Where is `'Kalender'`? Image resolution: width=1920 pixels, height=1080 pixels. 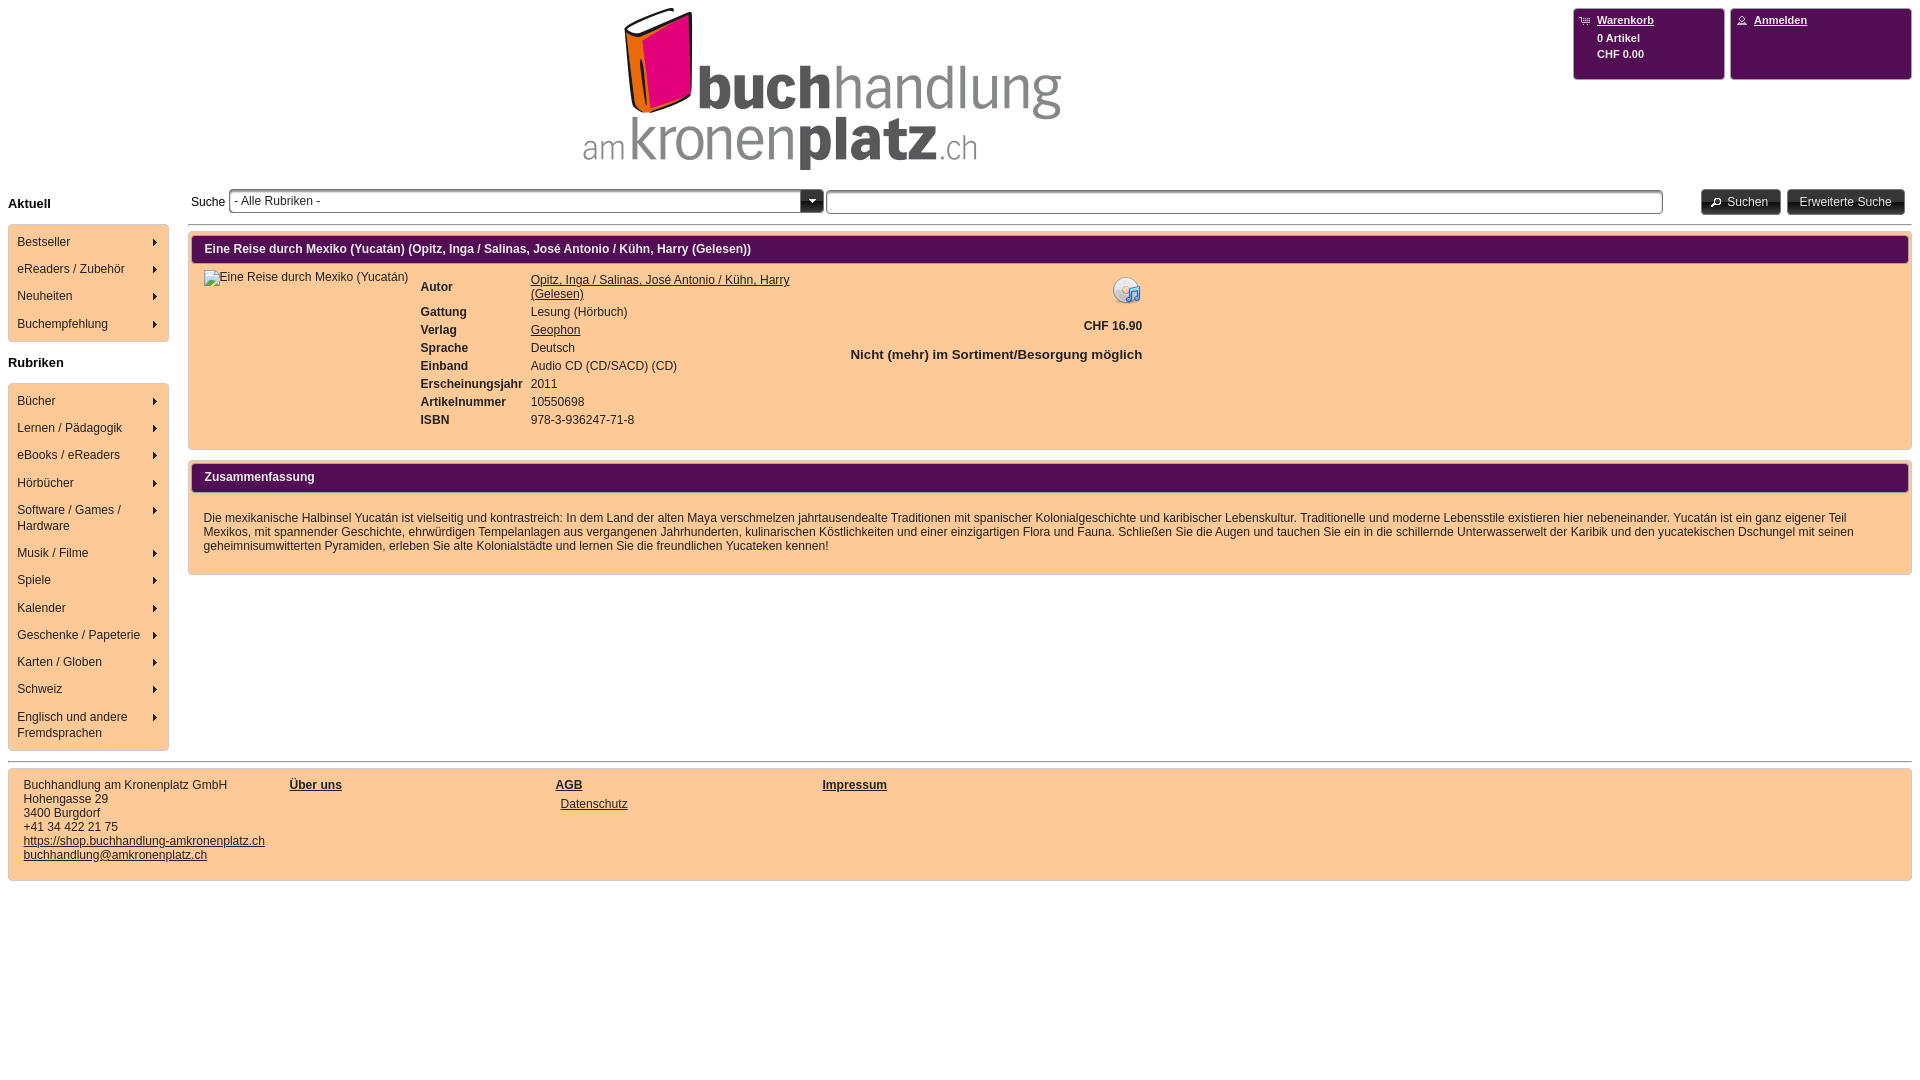 'Kalender' is located at coordinates (89, 606).